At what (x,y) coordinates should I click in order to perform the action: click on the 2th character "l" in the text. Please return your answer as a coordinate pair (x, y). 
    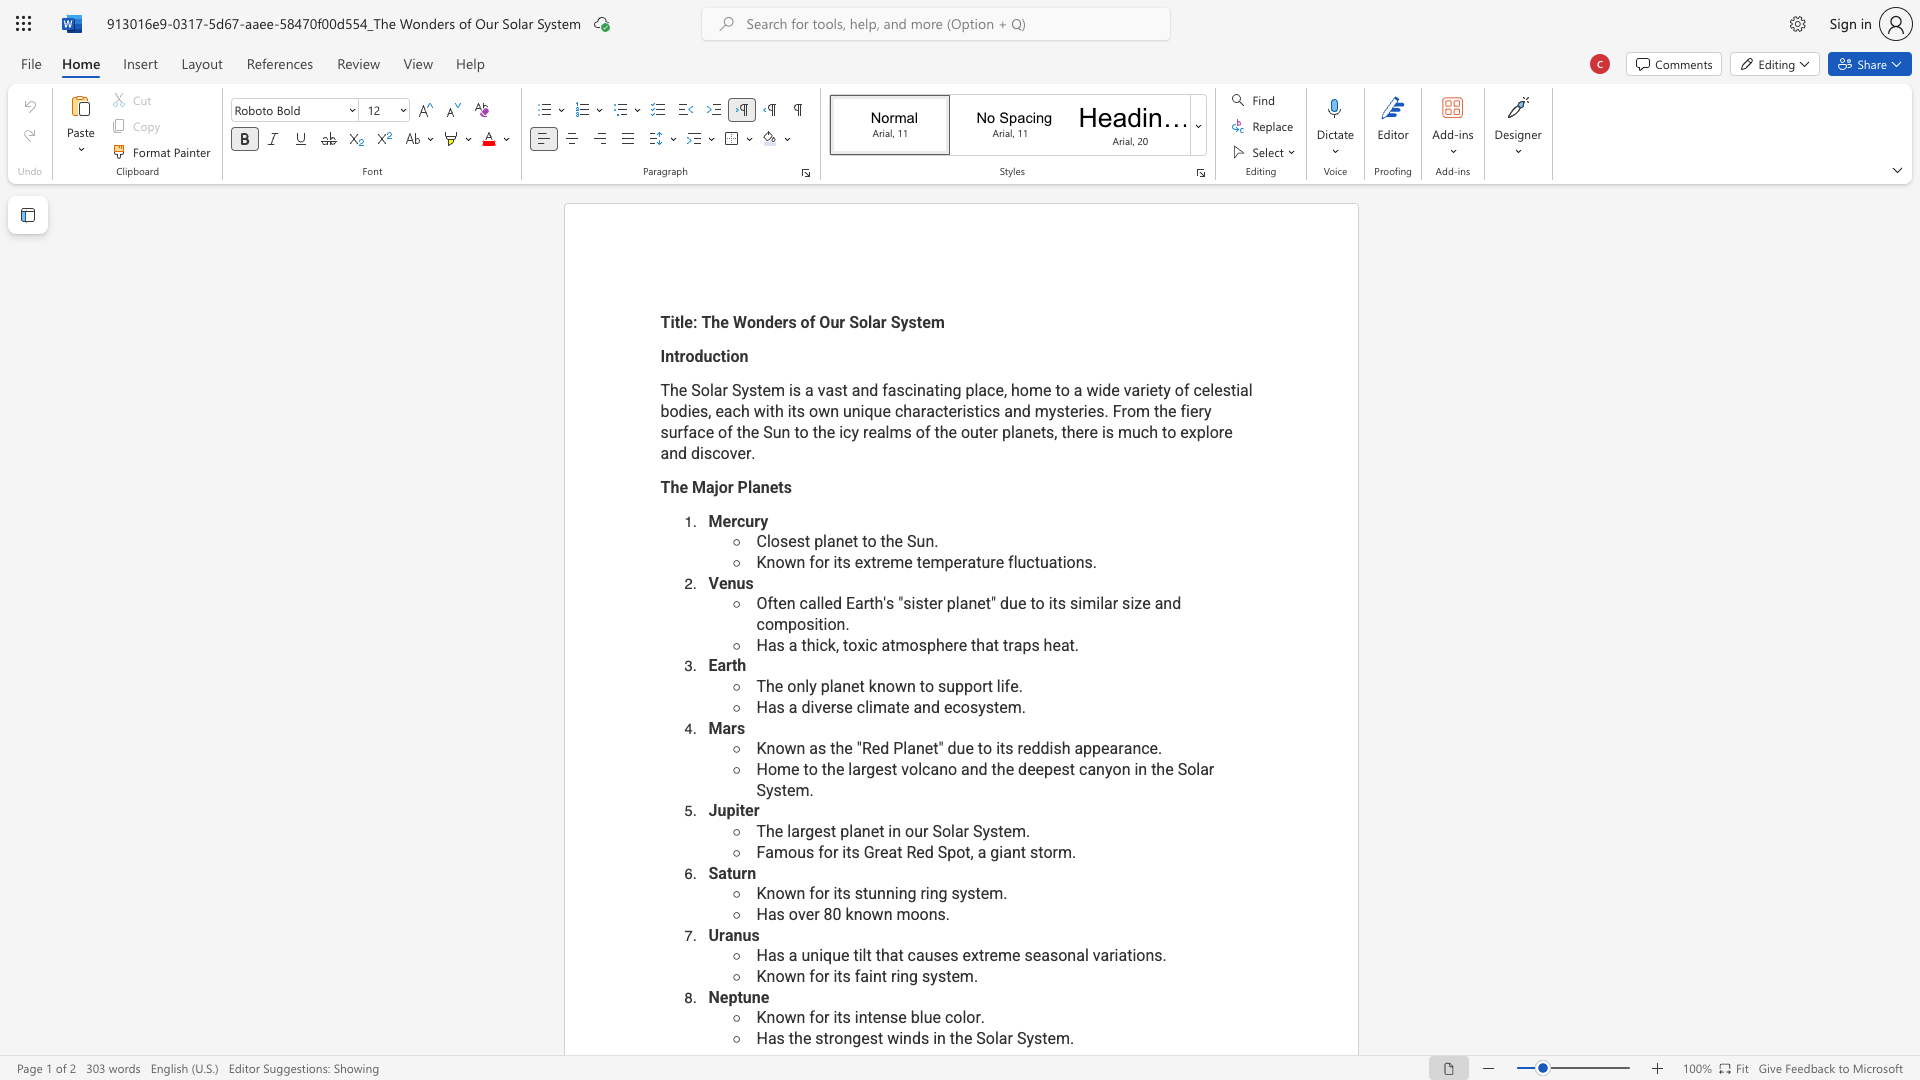
    Looking at the image, I should click on (870, 321).